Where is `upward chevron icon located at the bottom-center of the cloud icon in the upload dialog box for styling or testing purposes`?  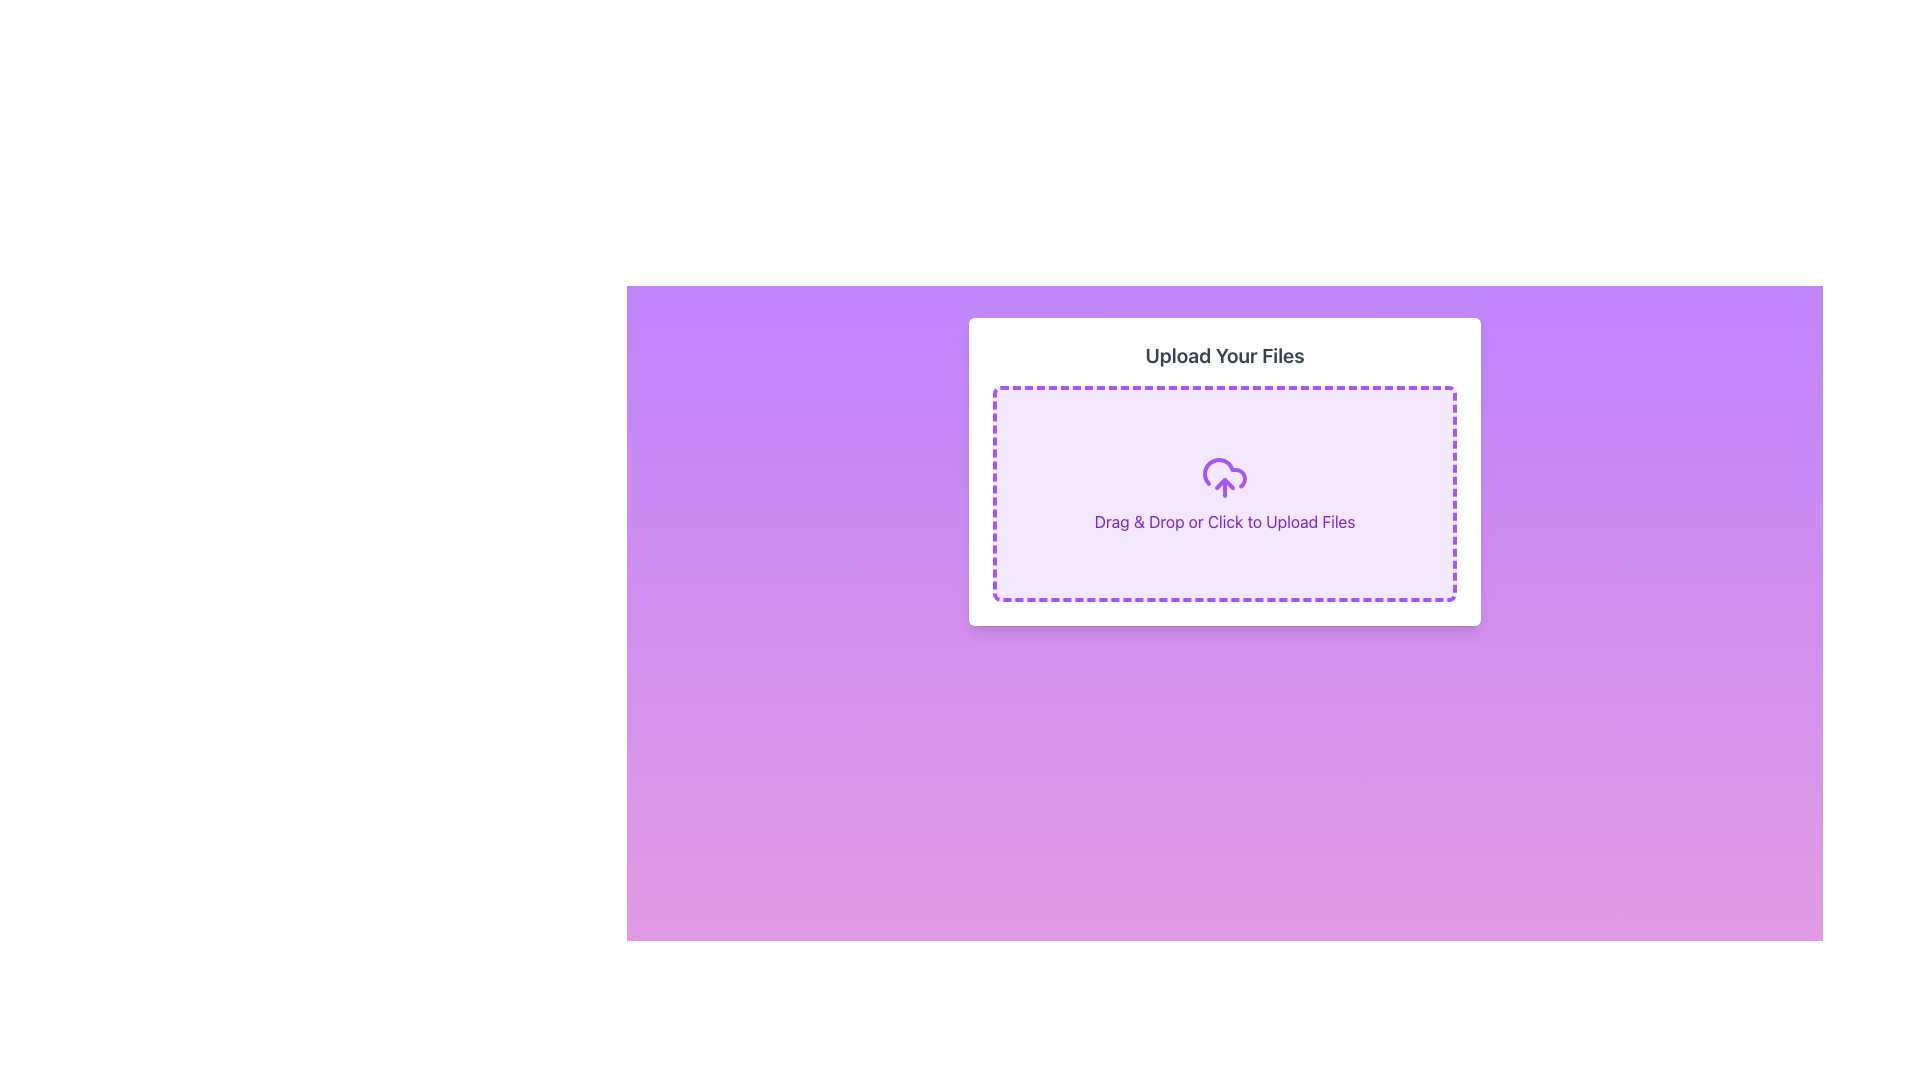 upward chevron icon located at the bottom-center of the cloud icon in the upload dialog box for styling or testing purposes is located at coordinates (1223, 483).